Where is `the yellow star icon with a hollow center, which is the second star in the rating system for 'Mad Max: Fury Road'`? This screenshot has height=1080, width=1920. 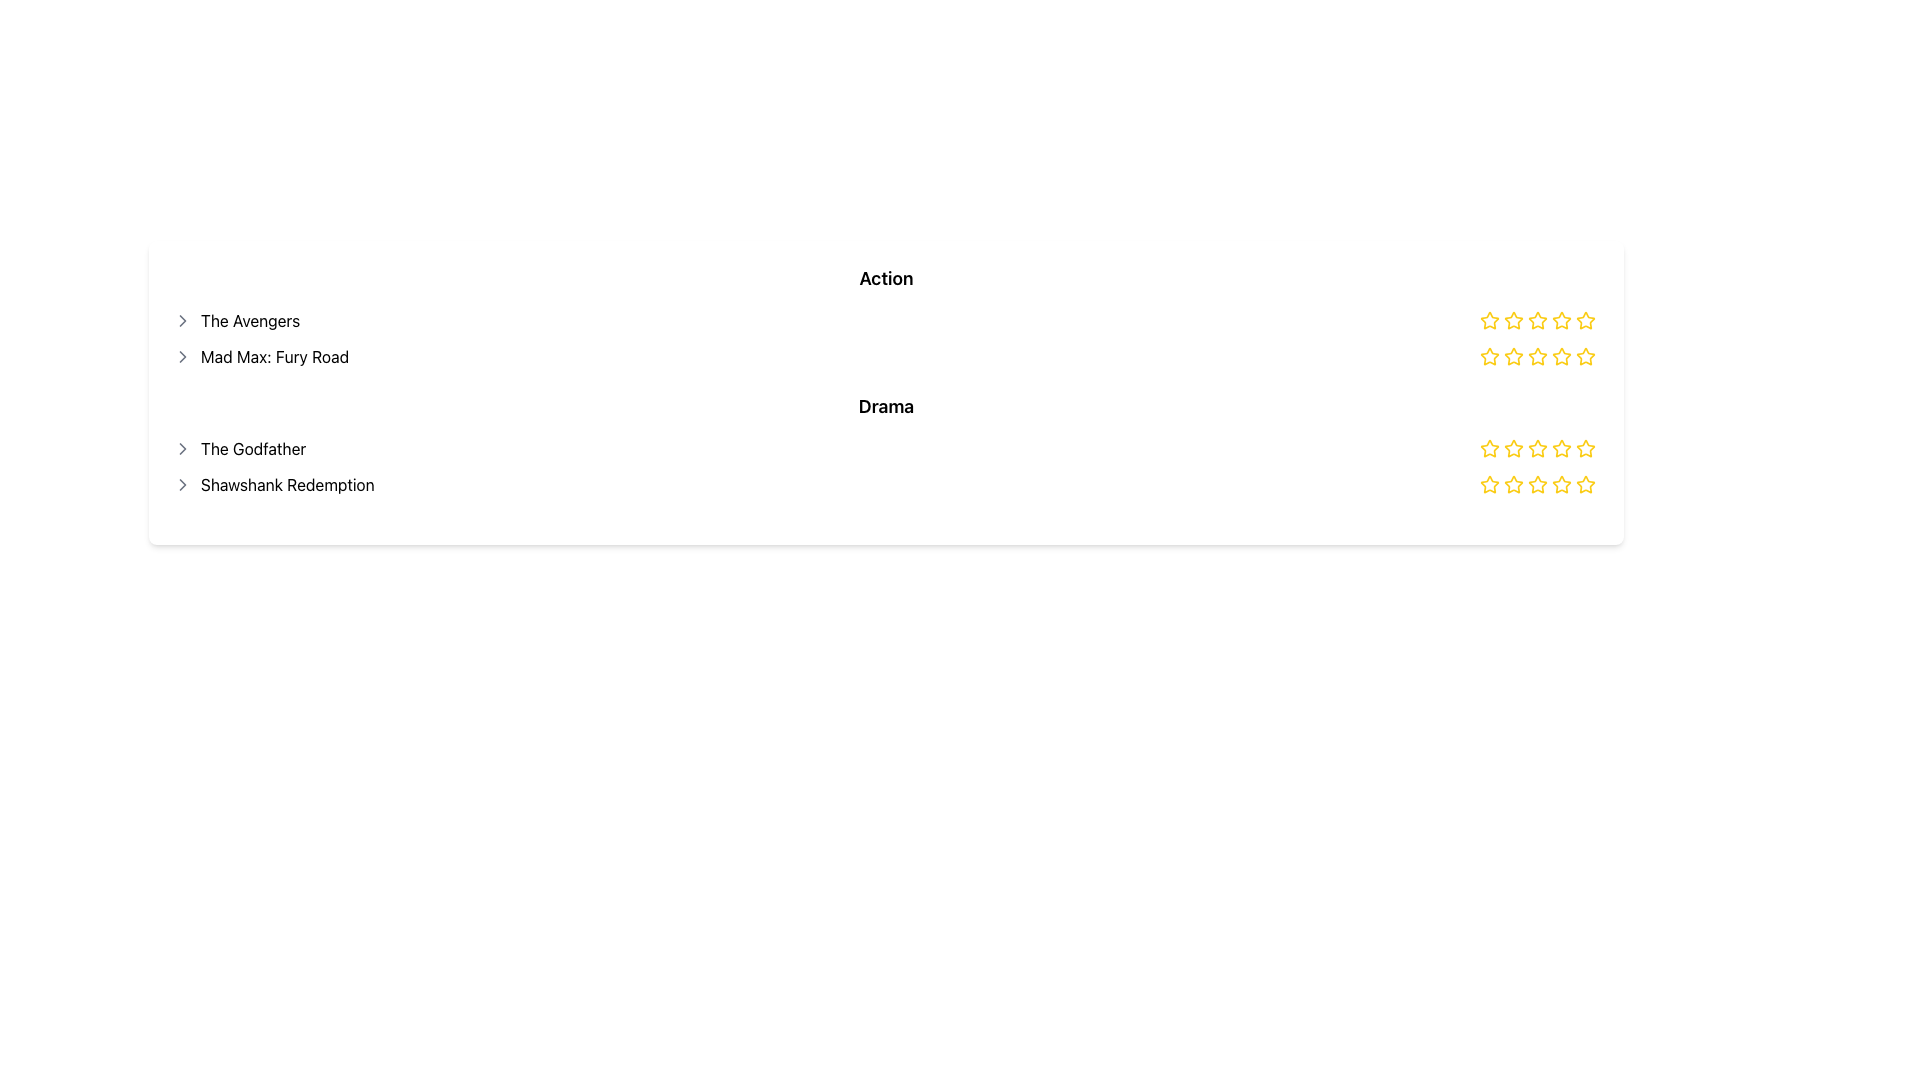
the yellow star icon with a hollow center, which is the second star in the rating system for 'Mad Max: Fury Road' is located at coordinates (1559, 354).